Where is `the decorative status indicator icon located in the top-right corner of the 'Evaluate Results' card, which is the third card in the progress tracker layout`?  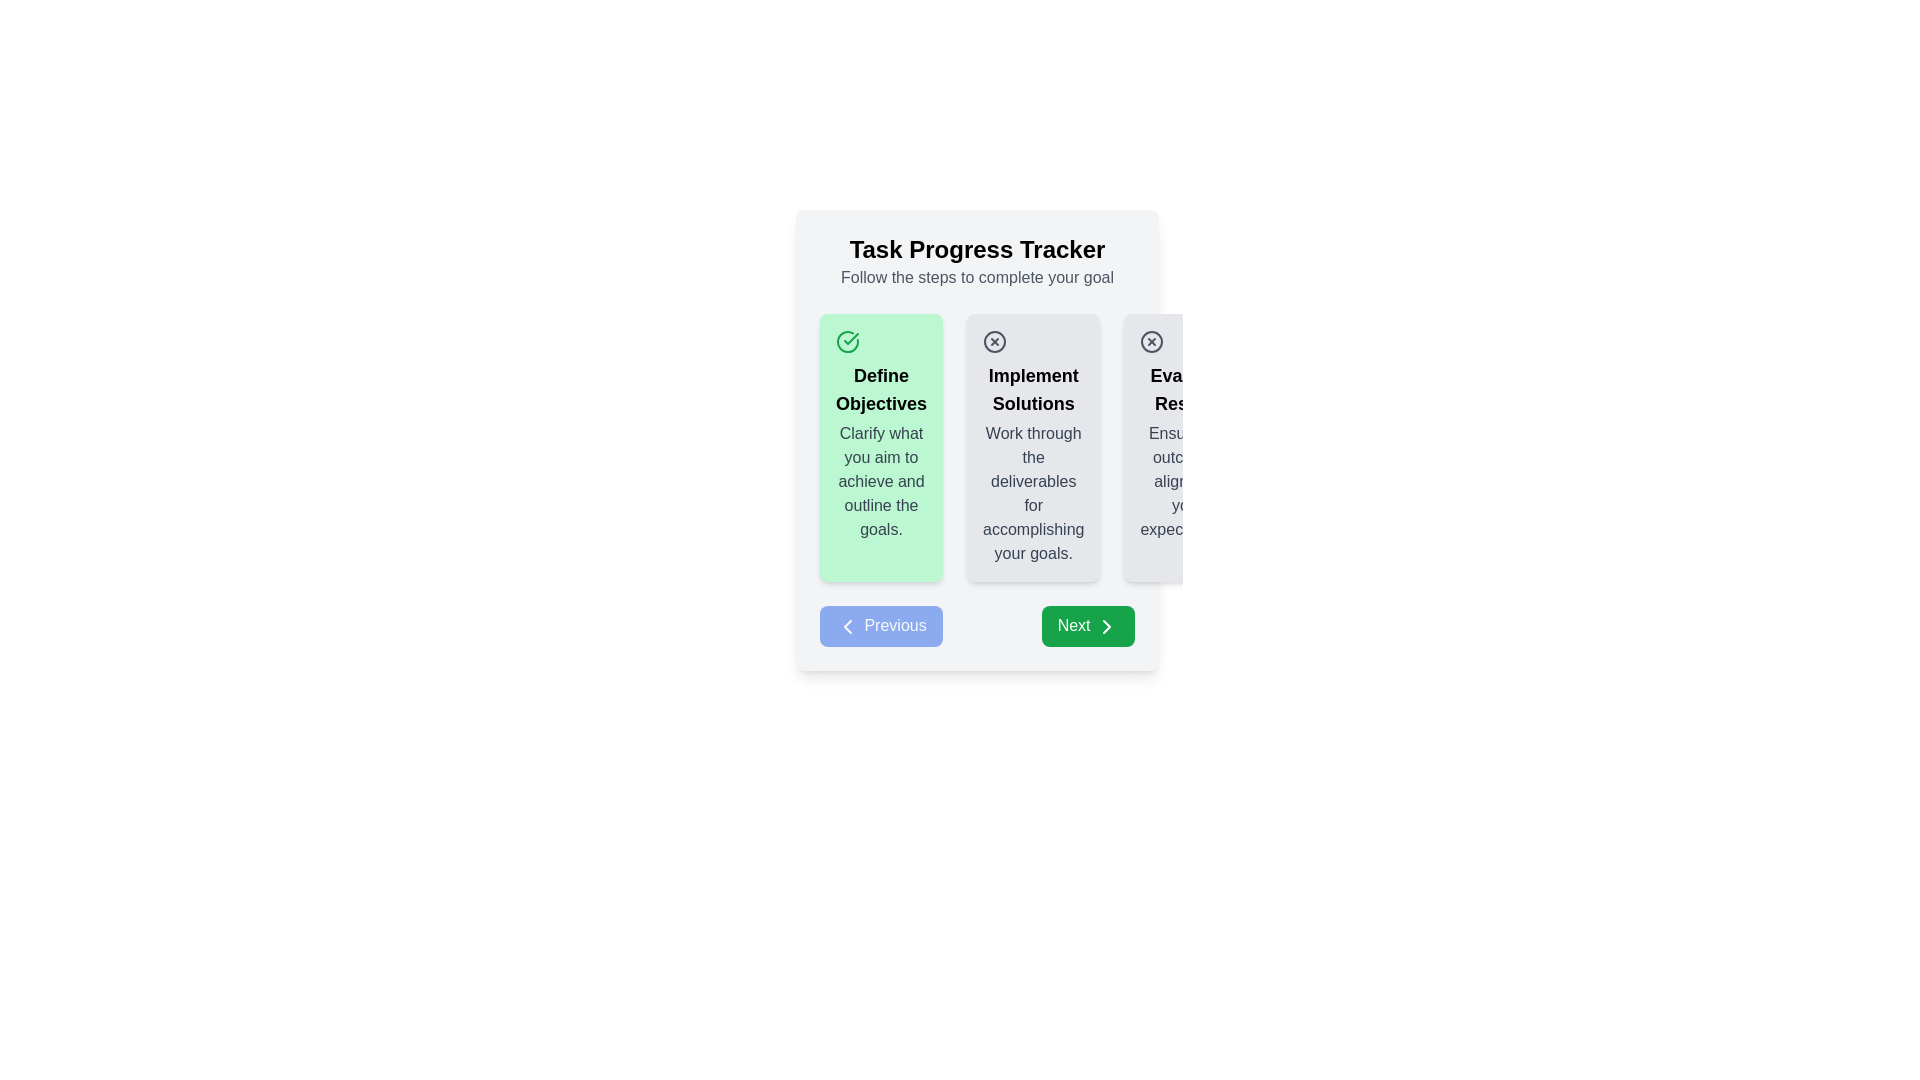
the decorative status indicator icon located in the top-right corner of the 'Evaluate Results' card, which is the third card in the progress tracker layout is located at coordinates (1152, 341).